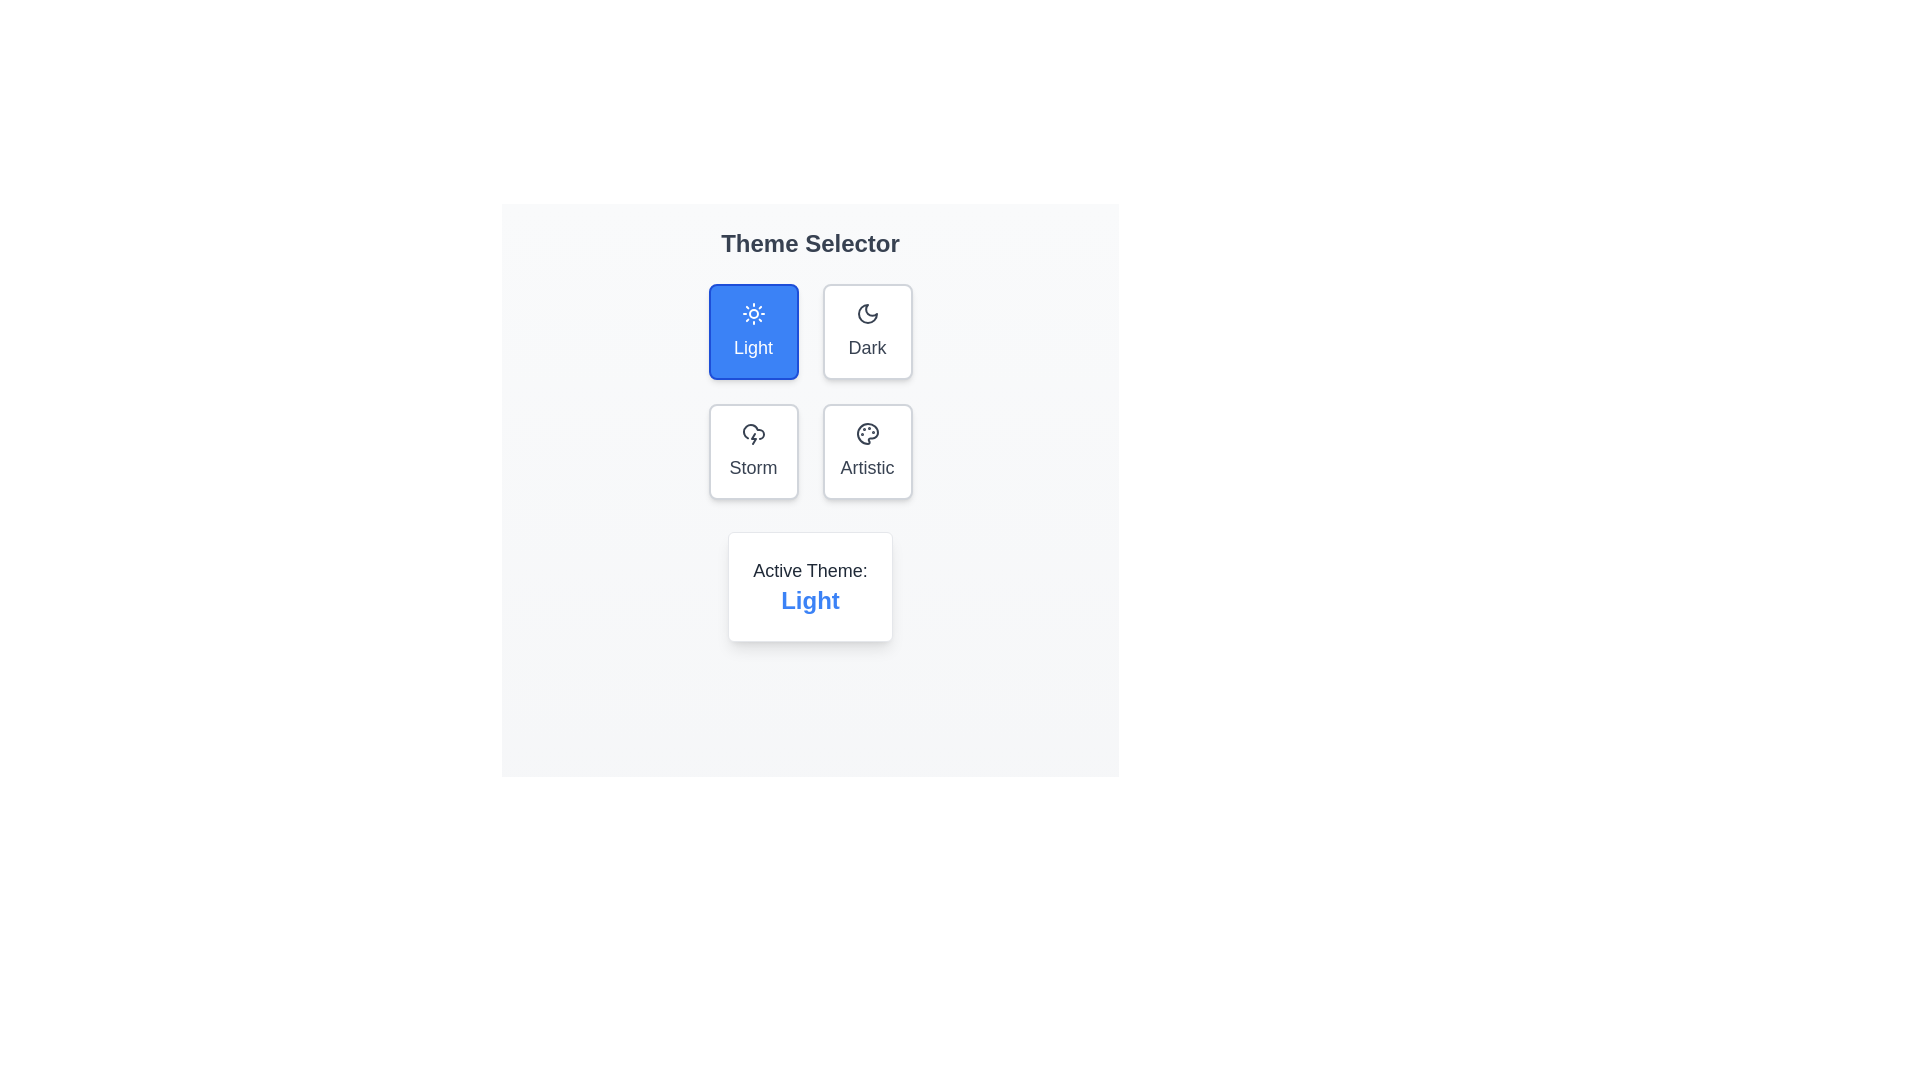 This screenshot has height=1080, width=1920. What do you see at coordinates (867, 451) in the screenshot?
I see `the theme button labeled Artistic` at bounding box center [867, 451].